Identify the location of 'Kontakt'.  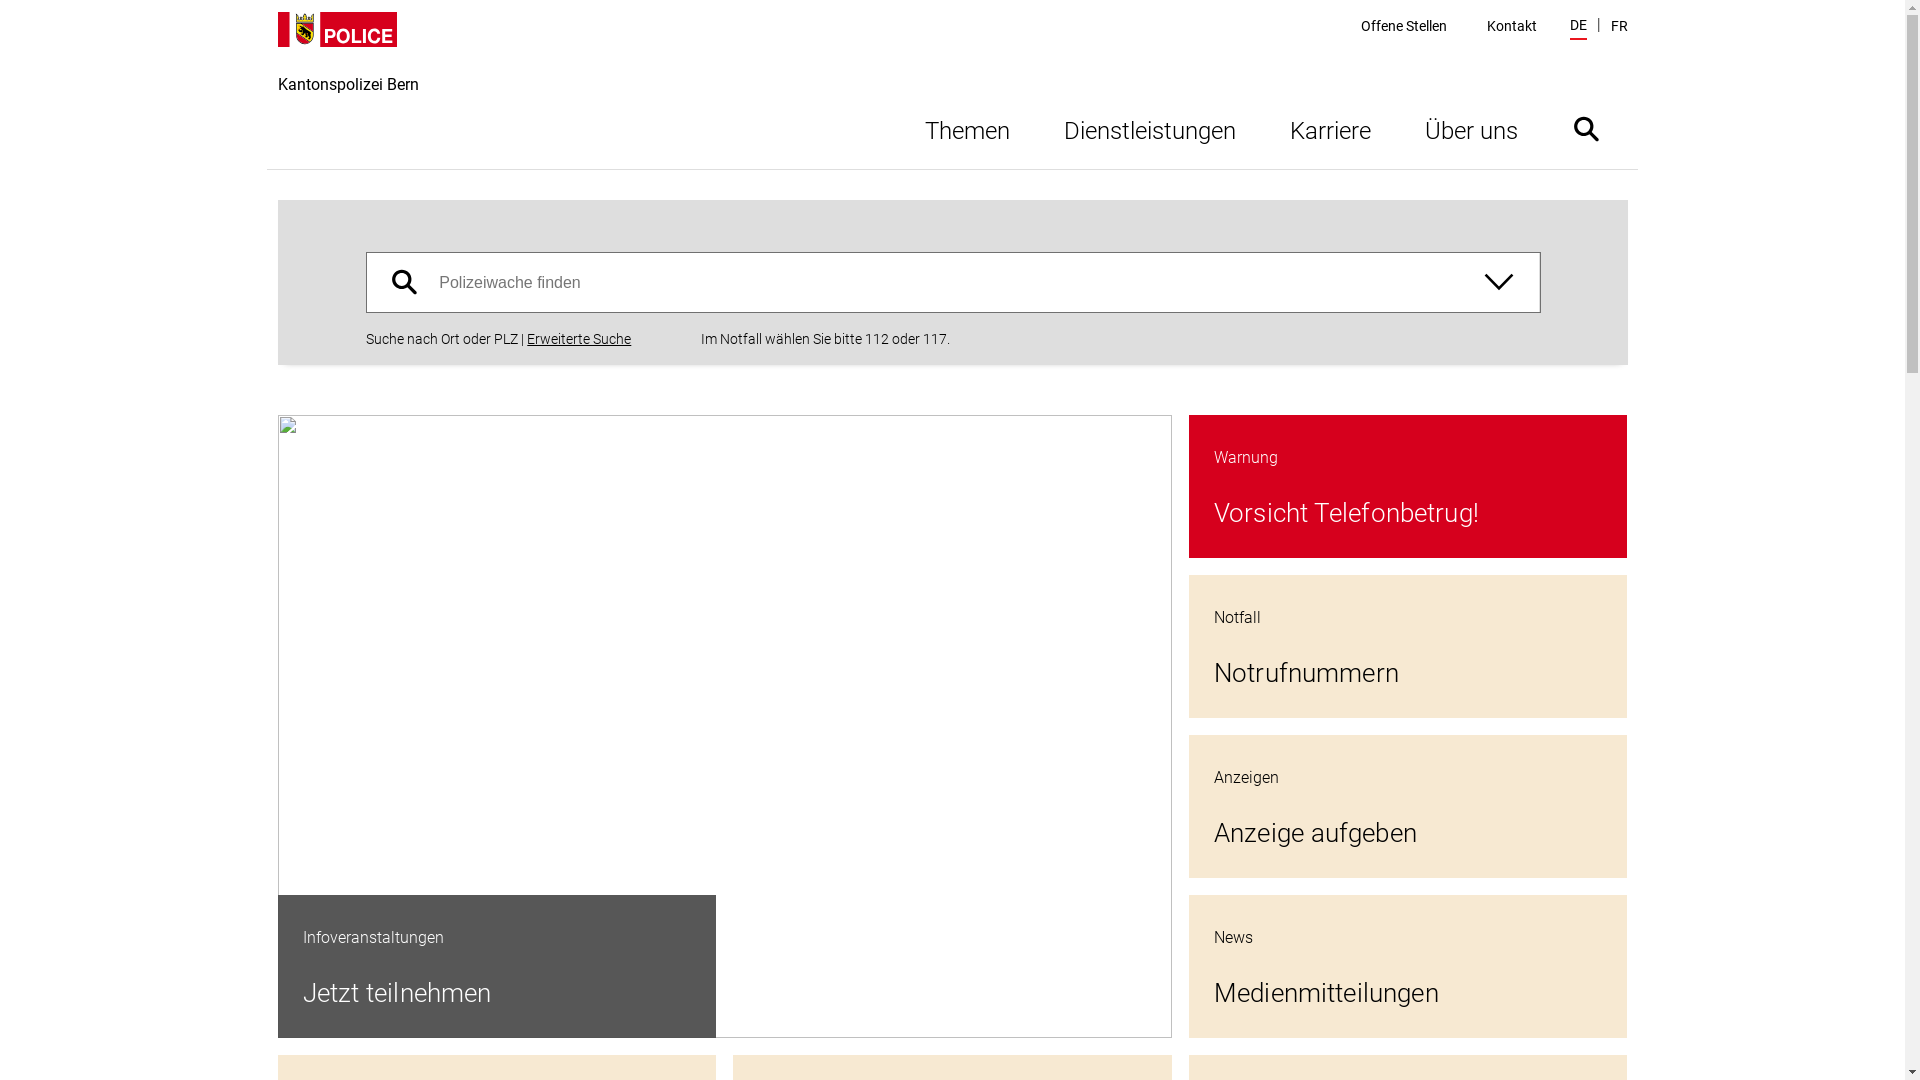
(1512, 26).